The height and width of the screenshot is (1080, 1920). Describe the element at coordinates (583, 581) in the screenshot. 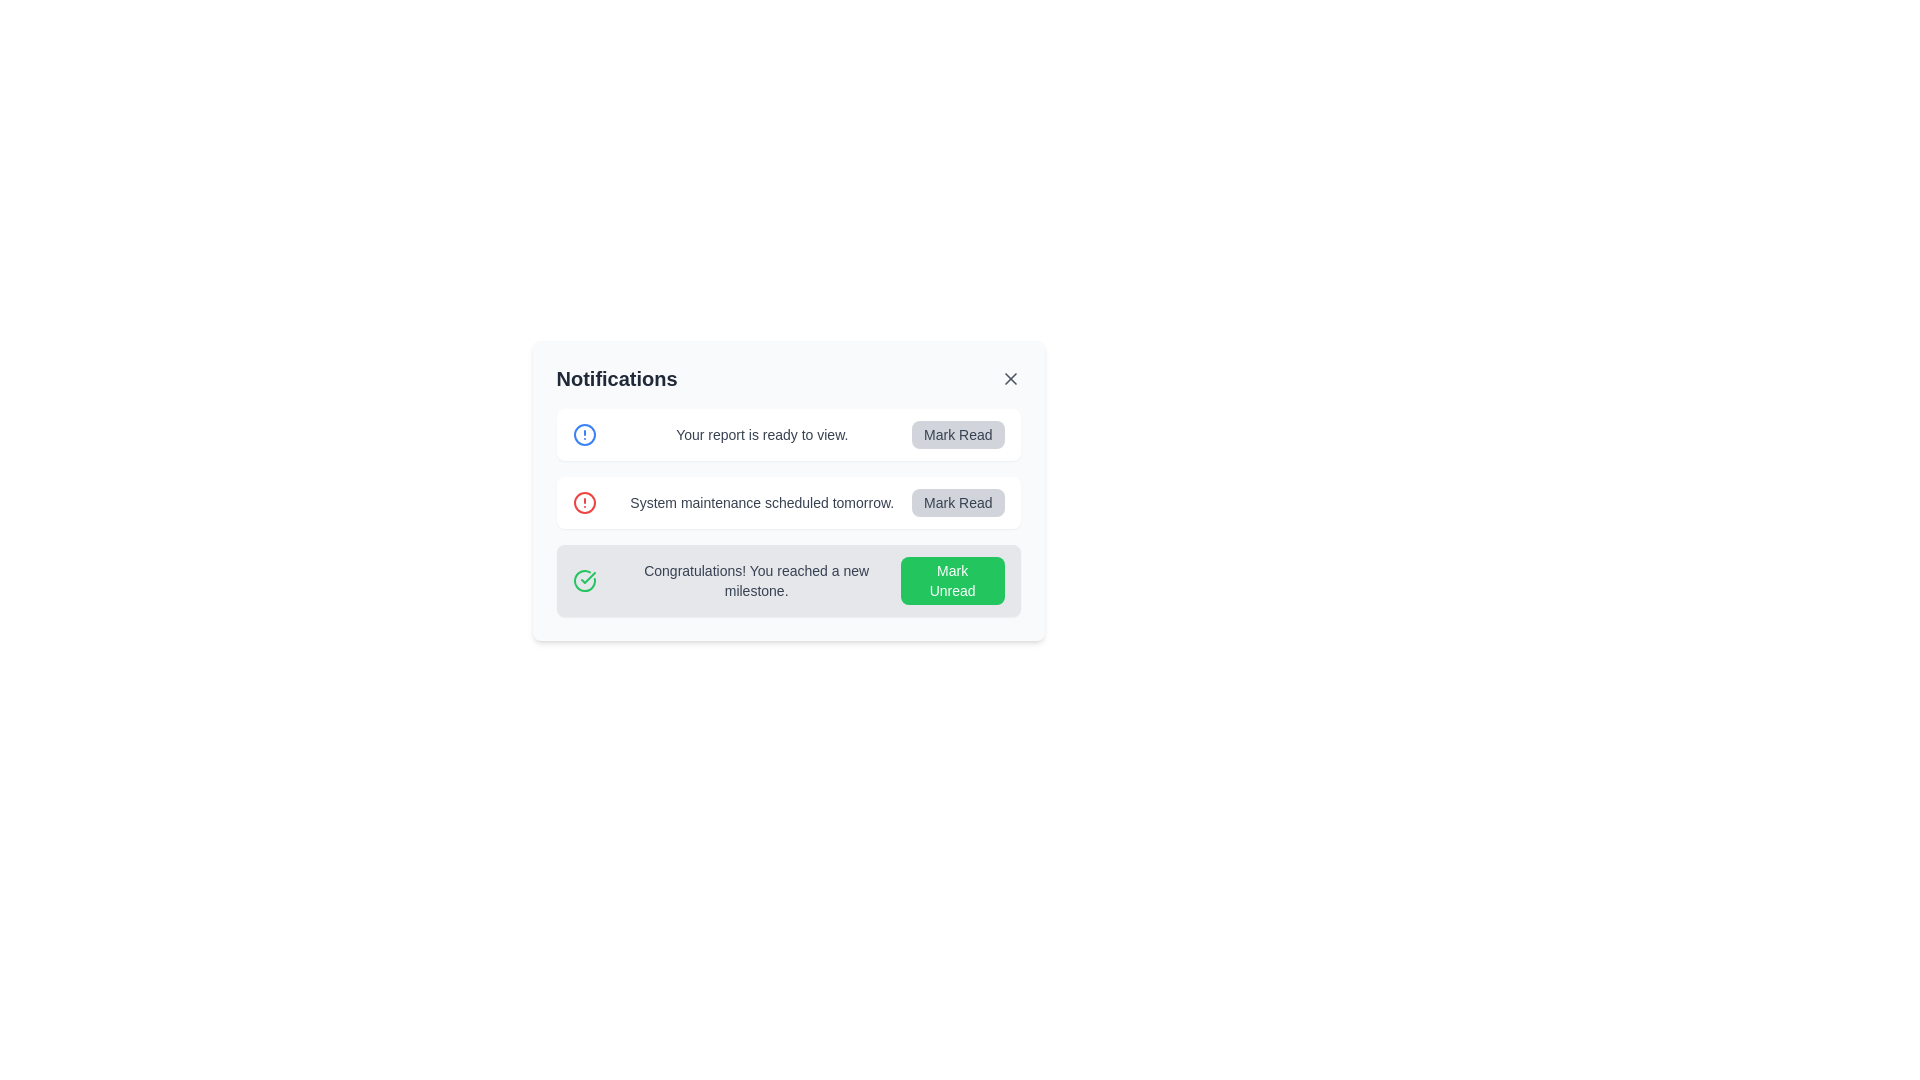

I see `the green checkmark icon within the notification indicating success, located to the left of the 'Mark Unread' button` at that location.